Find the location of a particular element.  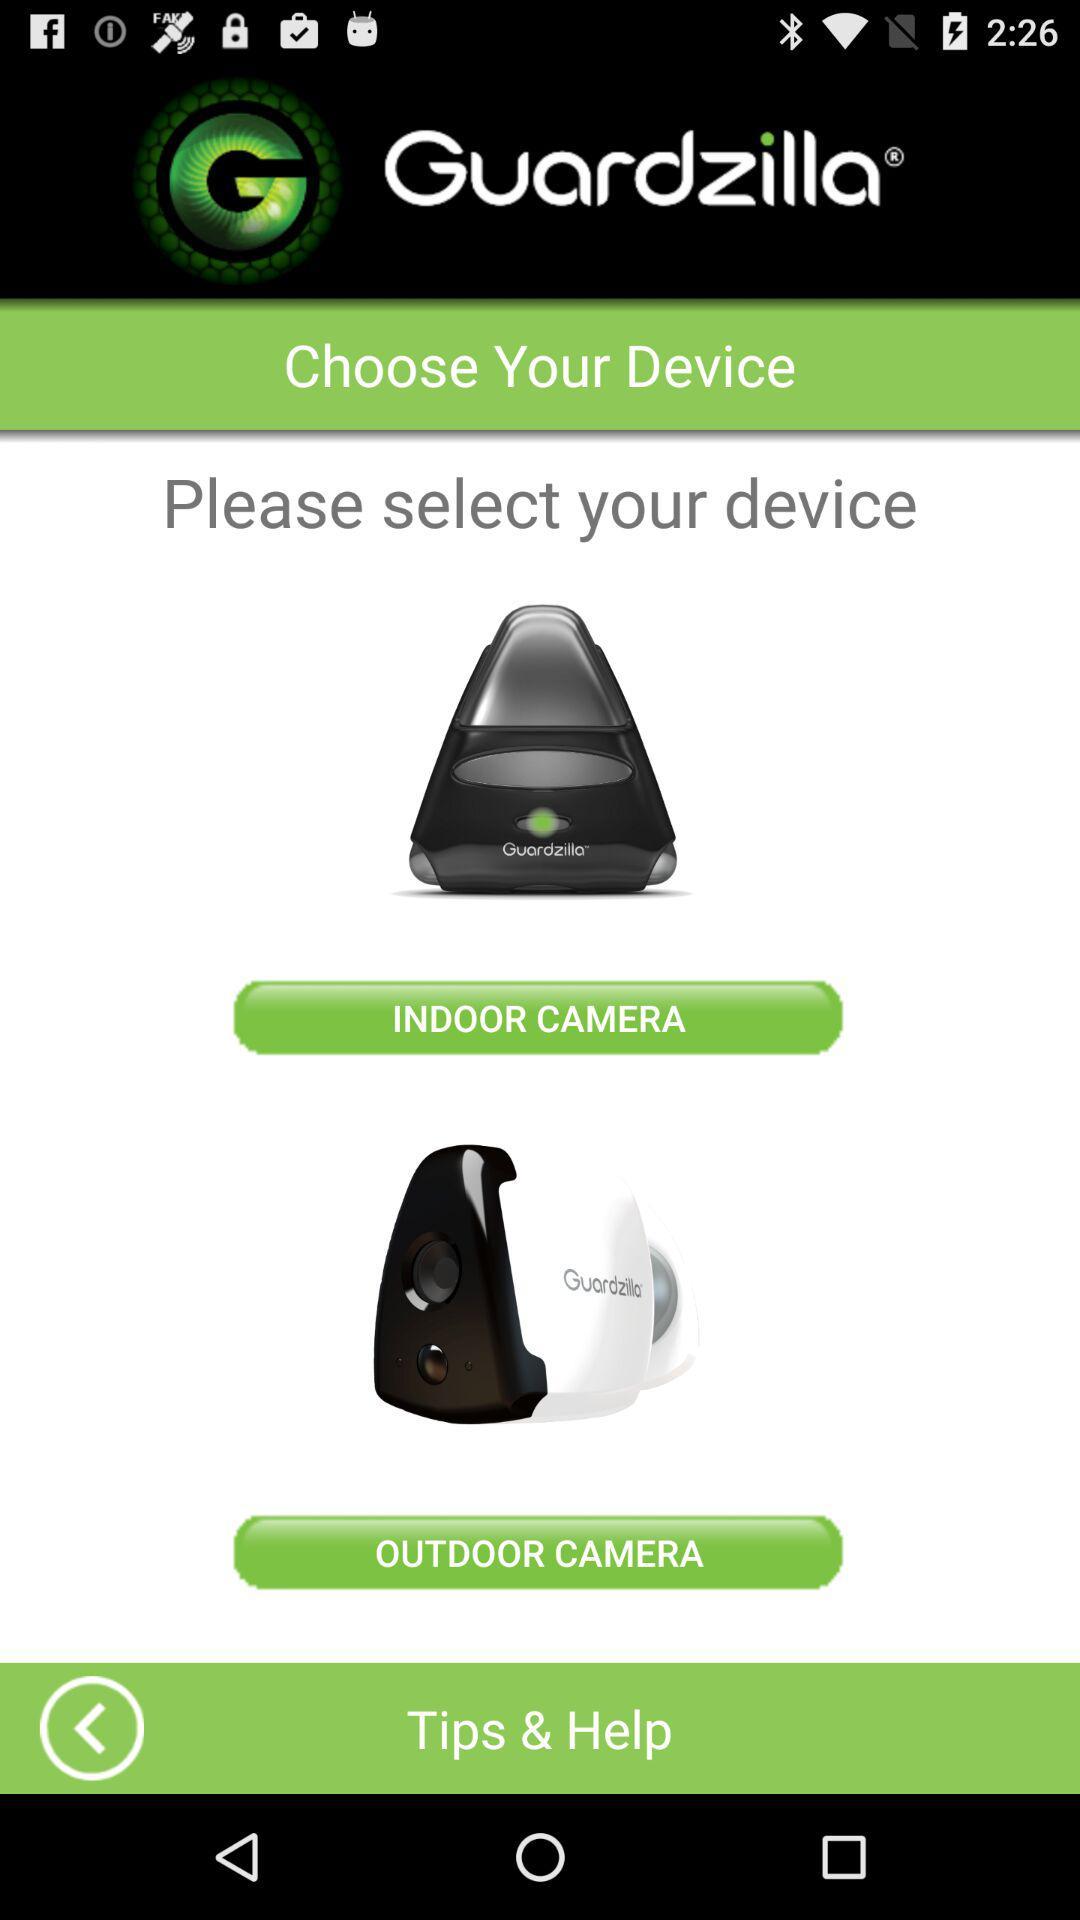

go back is located at coordinates (92, 1727).